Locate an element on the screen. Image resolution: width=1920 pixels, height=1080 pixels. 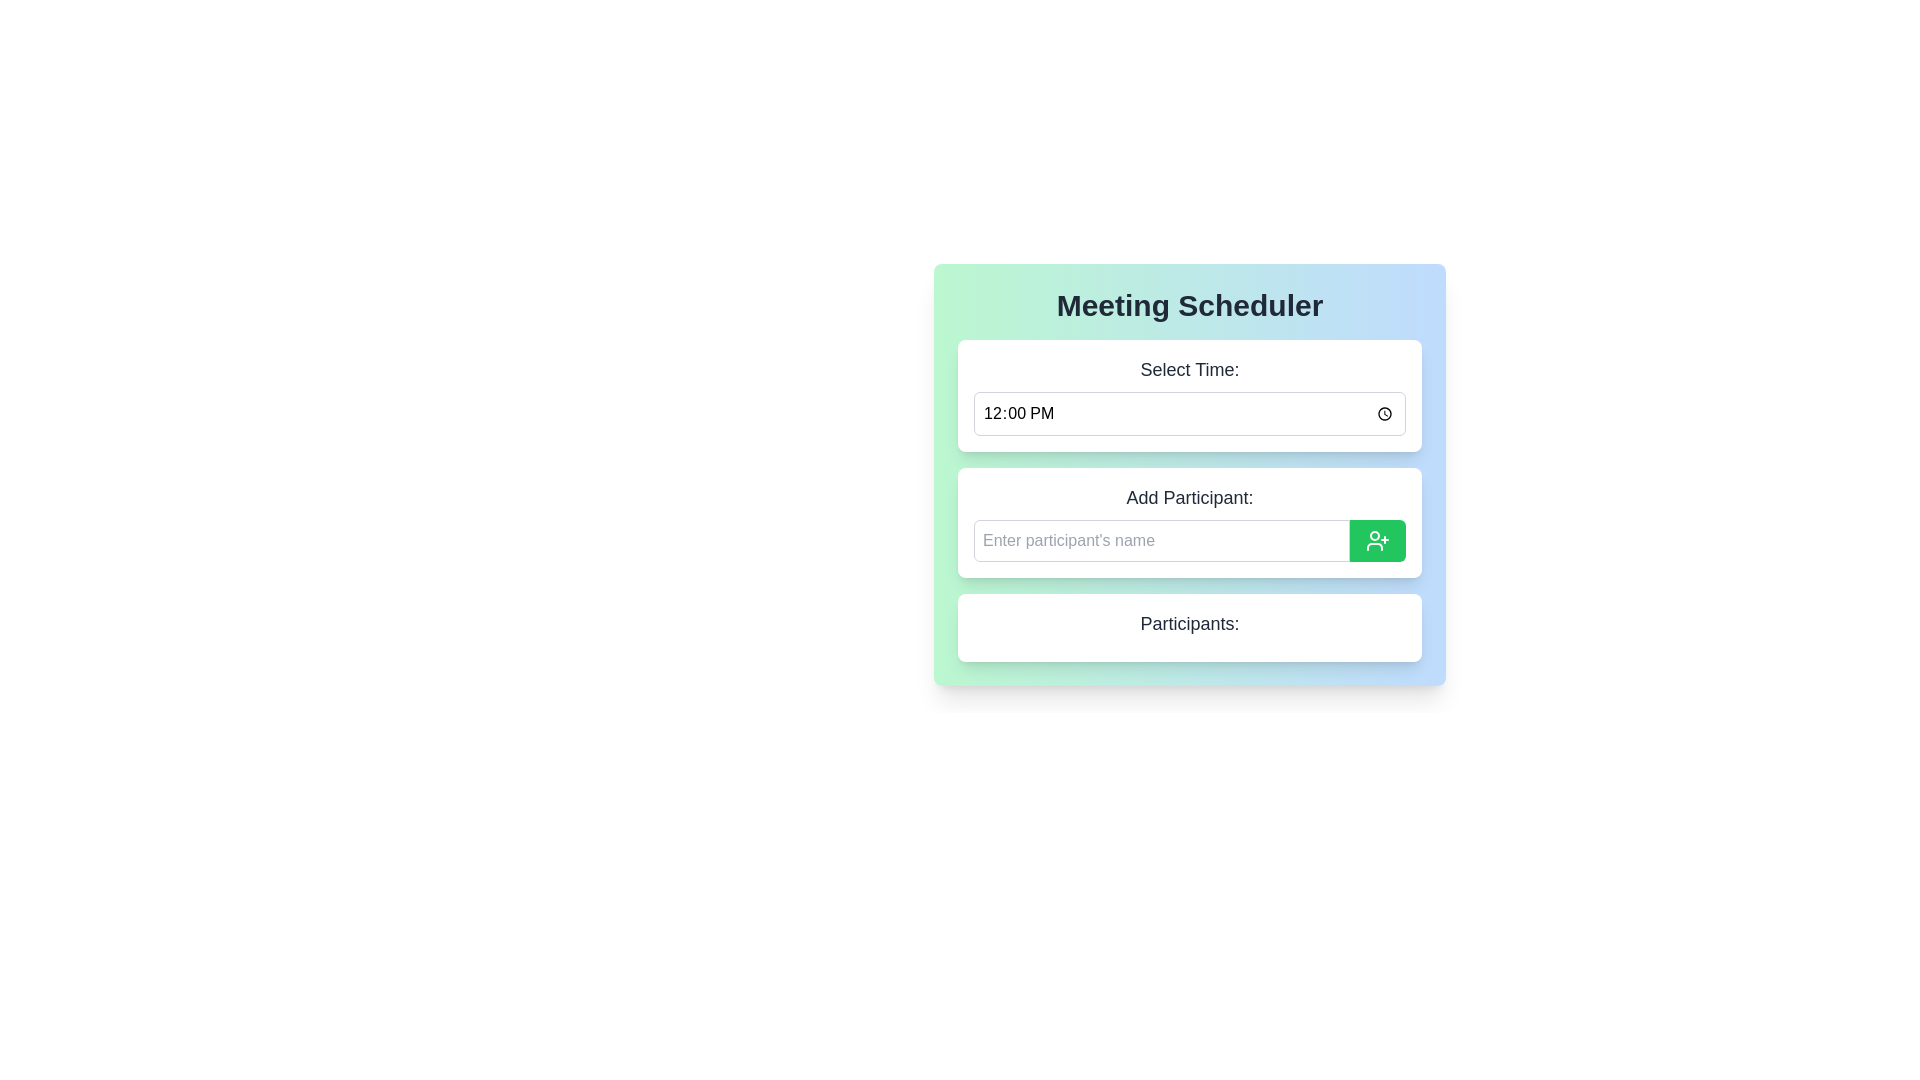
the input field of the composite element for adding a participant, located within the 'Add Participant:' section is located at coordinates (1190, 540).